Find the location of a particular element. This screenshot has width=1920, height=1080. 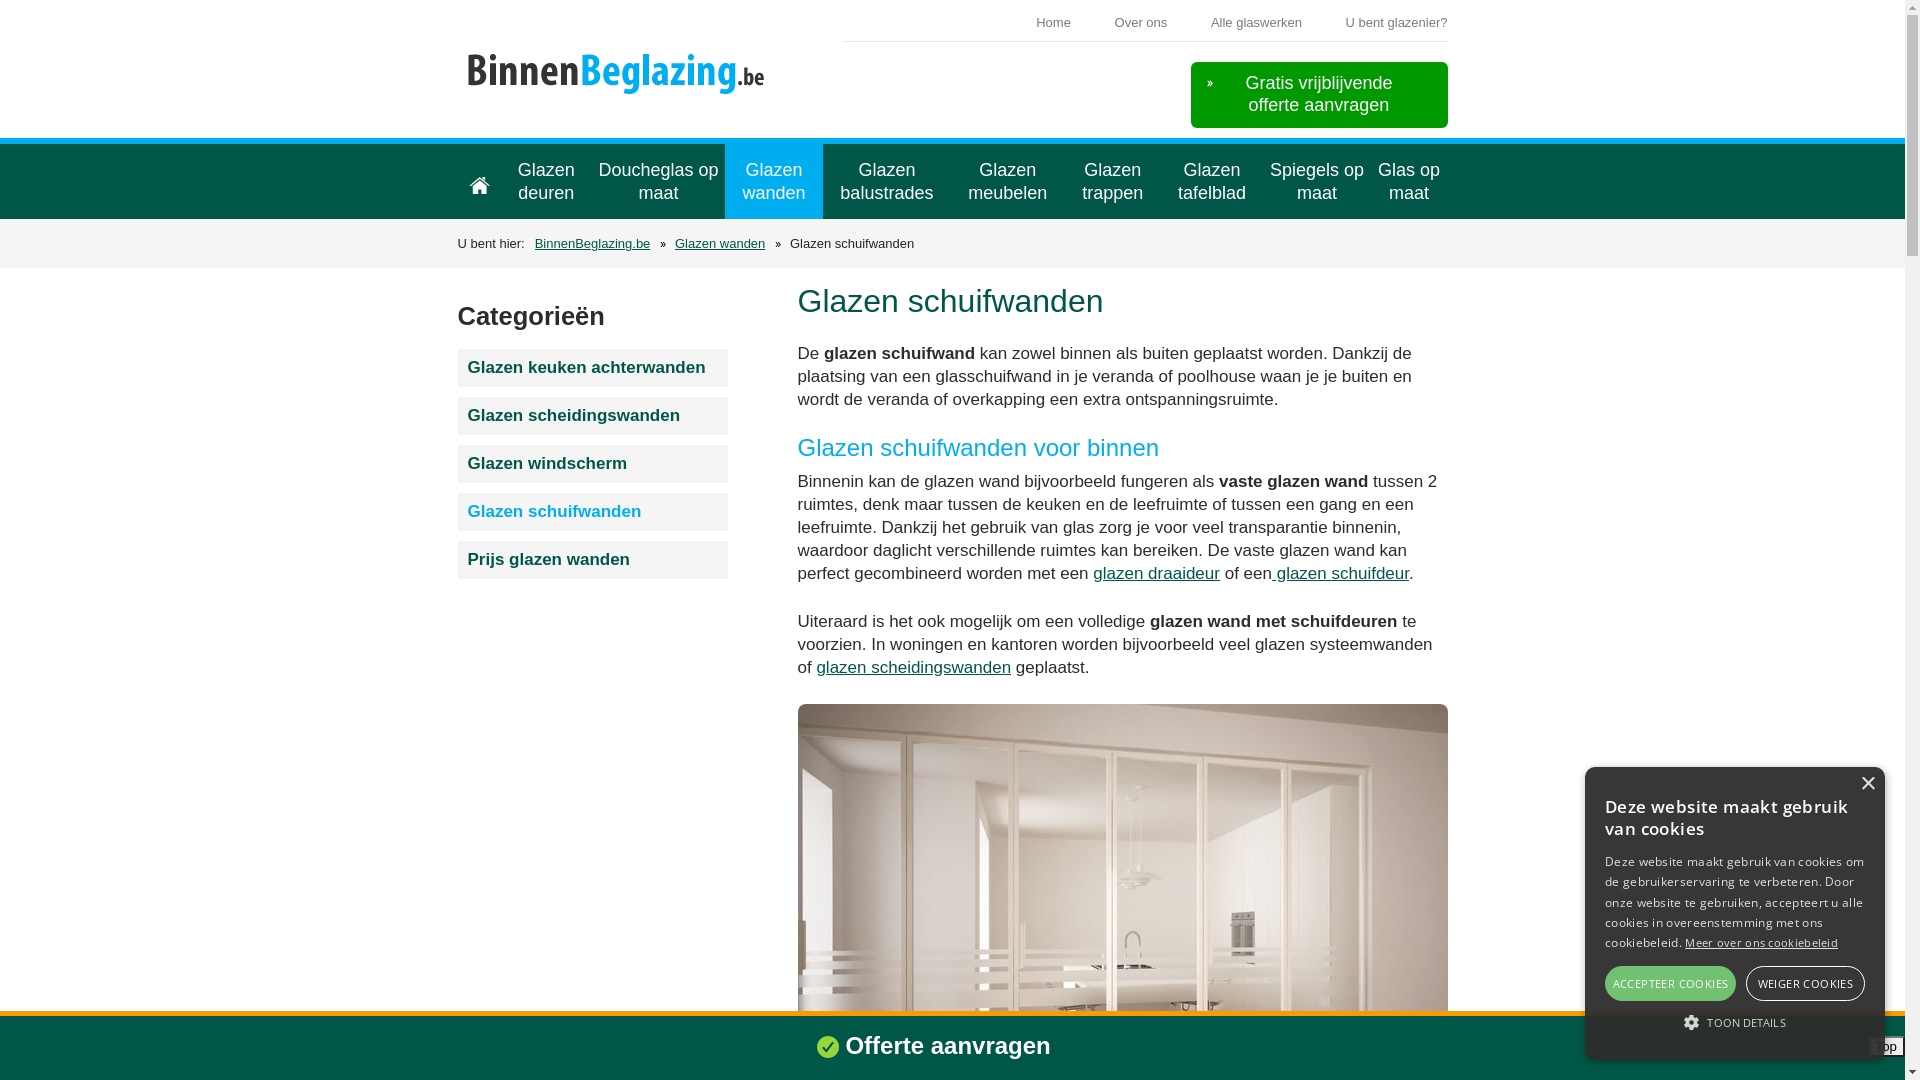

'Glazen windscherm' is located at coordinates (592, 463).